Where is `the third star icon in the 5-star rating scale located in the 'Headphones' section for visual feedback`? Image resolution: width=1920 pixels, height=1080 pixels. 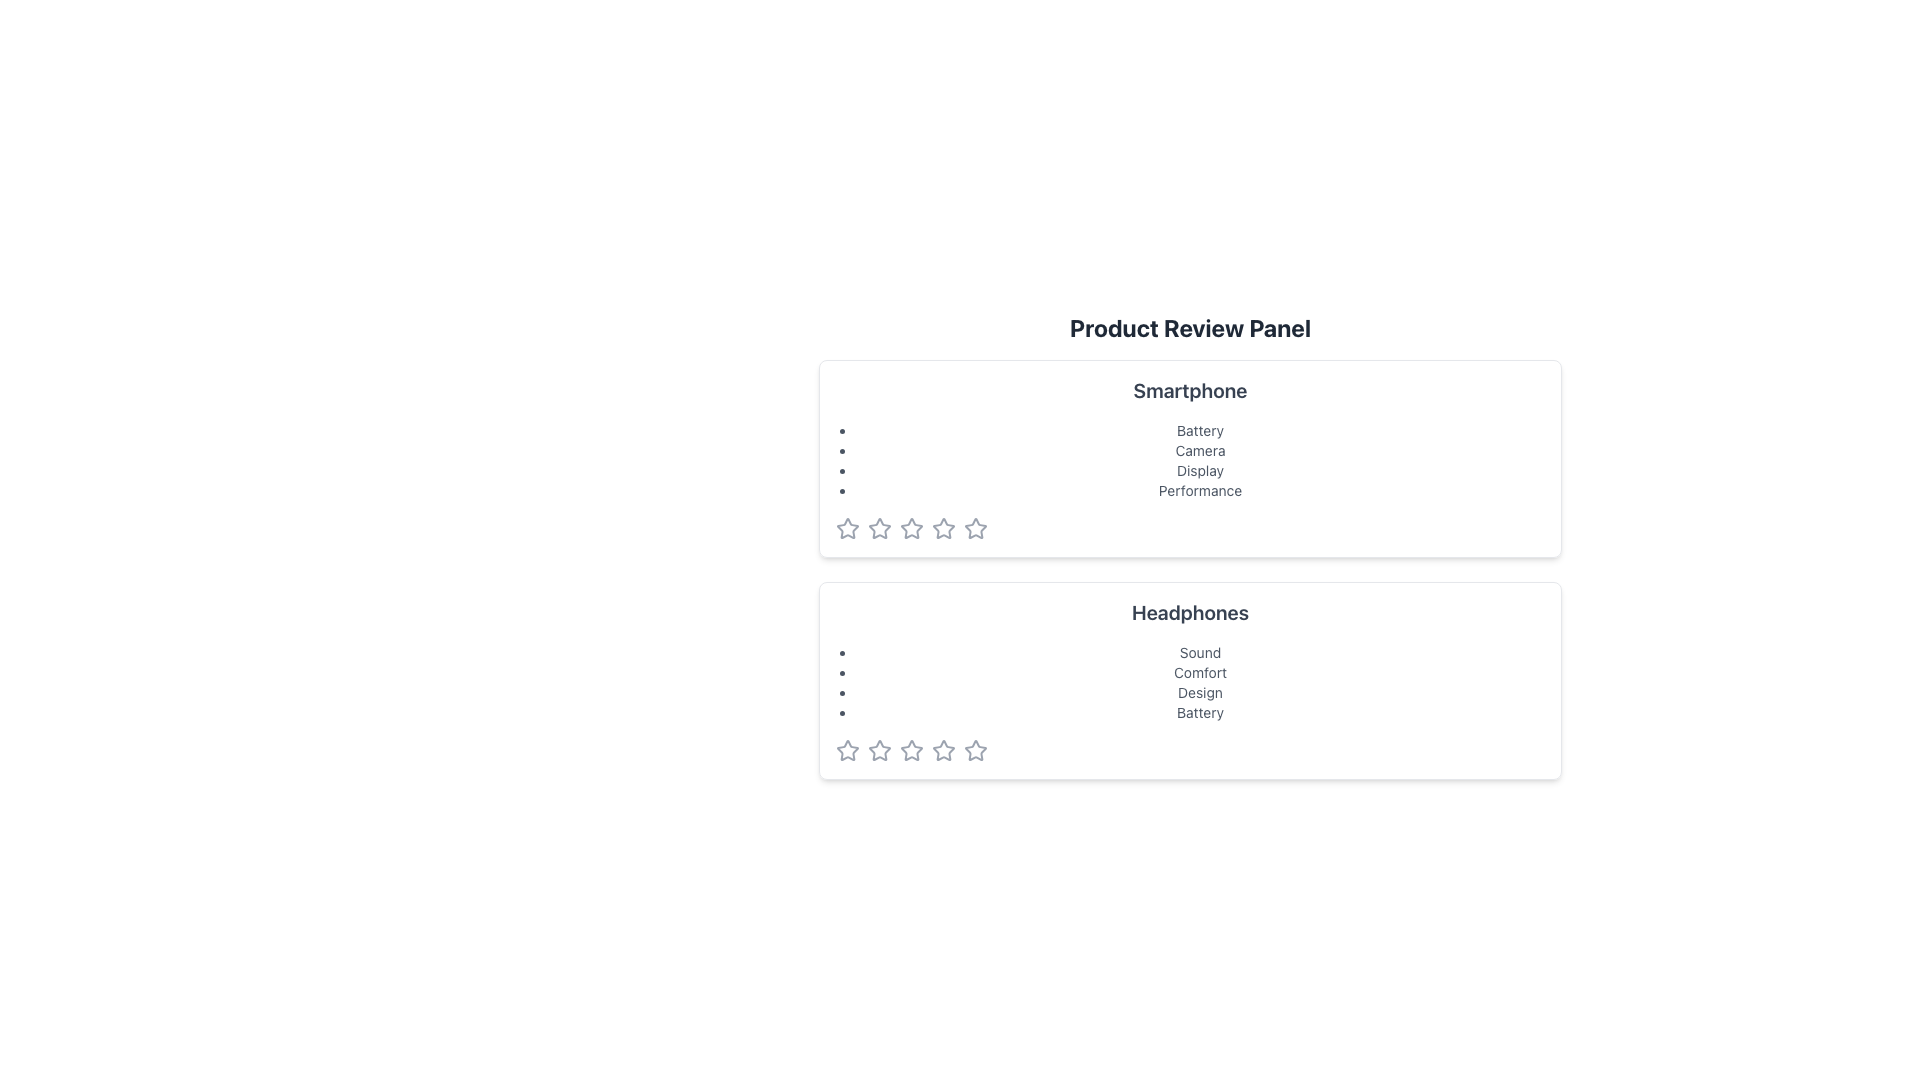 the third star icon in the 5-star rating scale located in the 'Headphones' section for visual feedback is located at coordinates (943, 750).